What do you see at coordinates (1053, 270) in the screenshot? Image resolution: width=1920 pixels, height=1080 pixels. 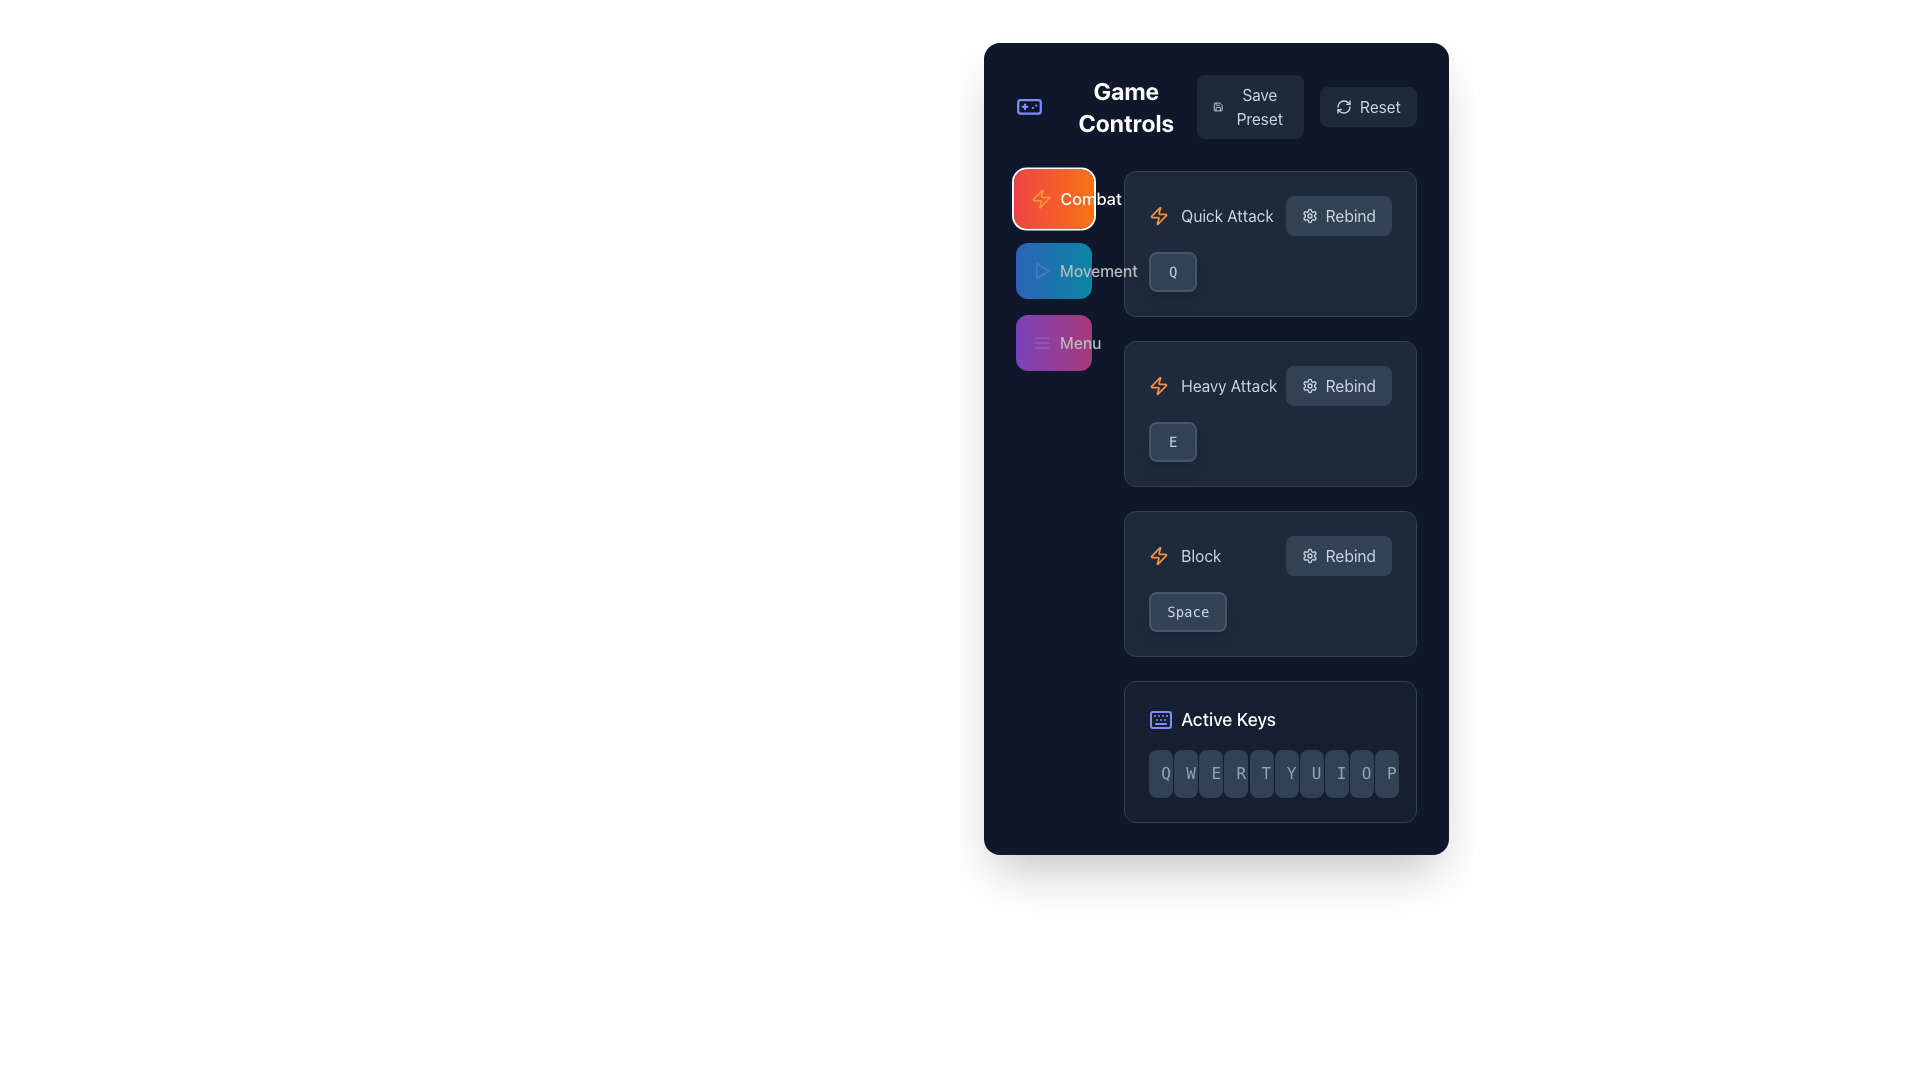 I see `the 'Movement' button located on the left side of the interface layout, below the 'Combat' button and above the 'Menu' button` at bounding box center [1053, 270].